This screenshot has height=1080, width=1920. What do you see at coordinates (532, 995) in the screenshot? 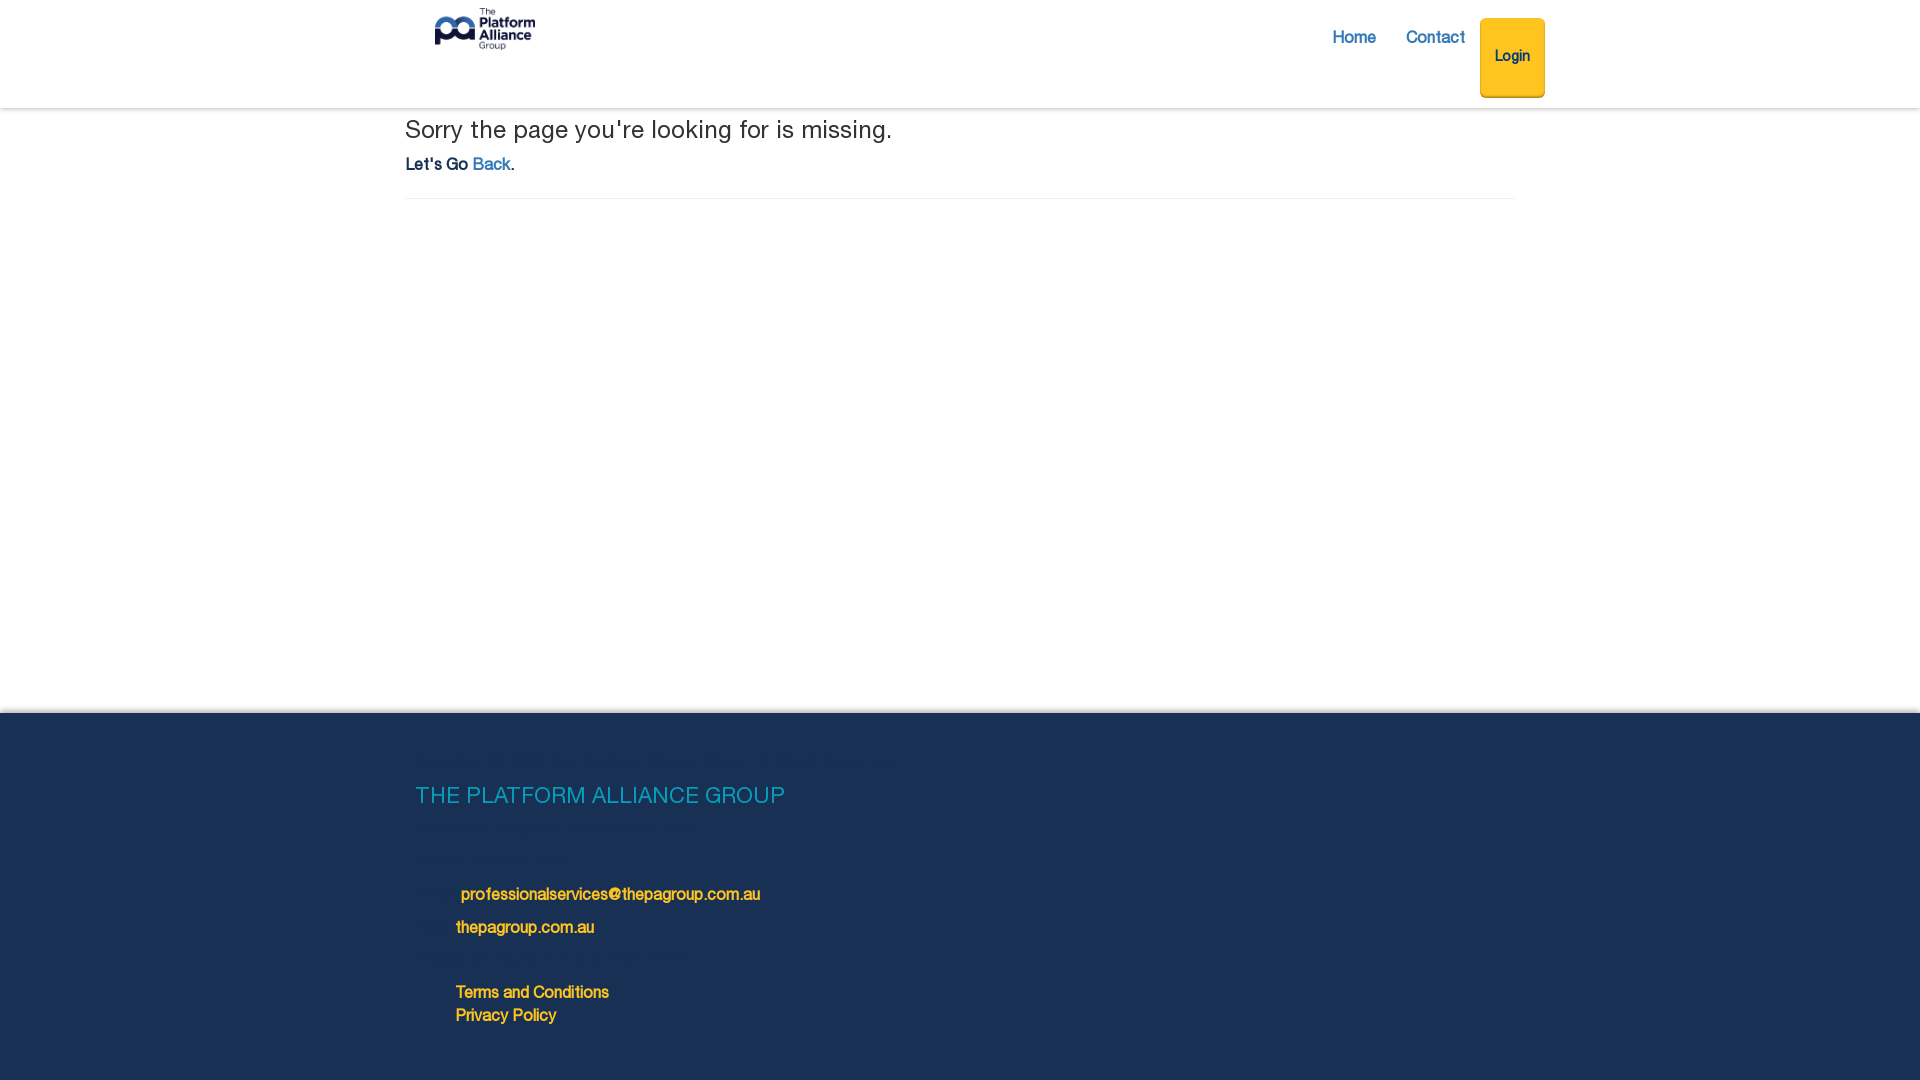
I see `'Terms and Conditions'` at bounding box center [532, 995].